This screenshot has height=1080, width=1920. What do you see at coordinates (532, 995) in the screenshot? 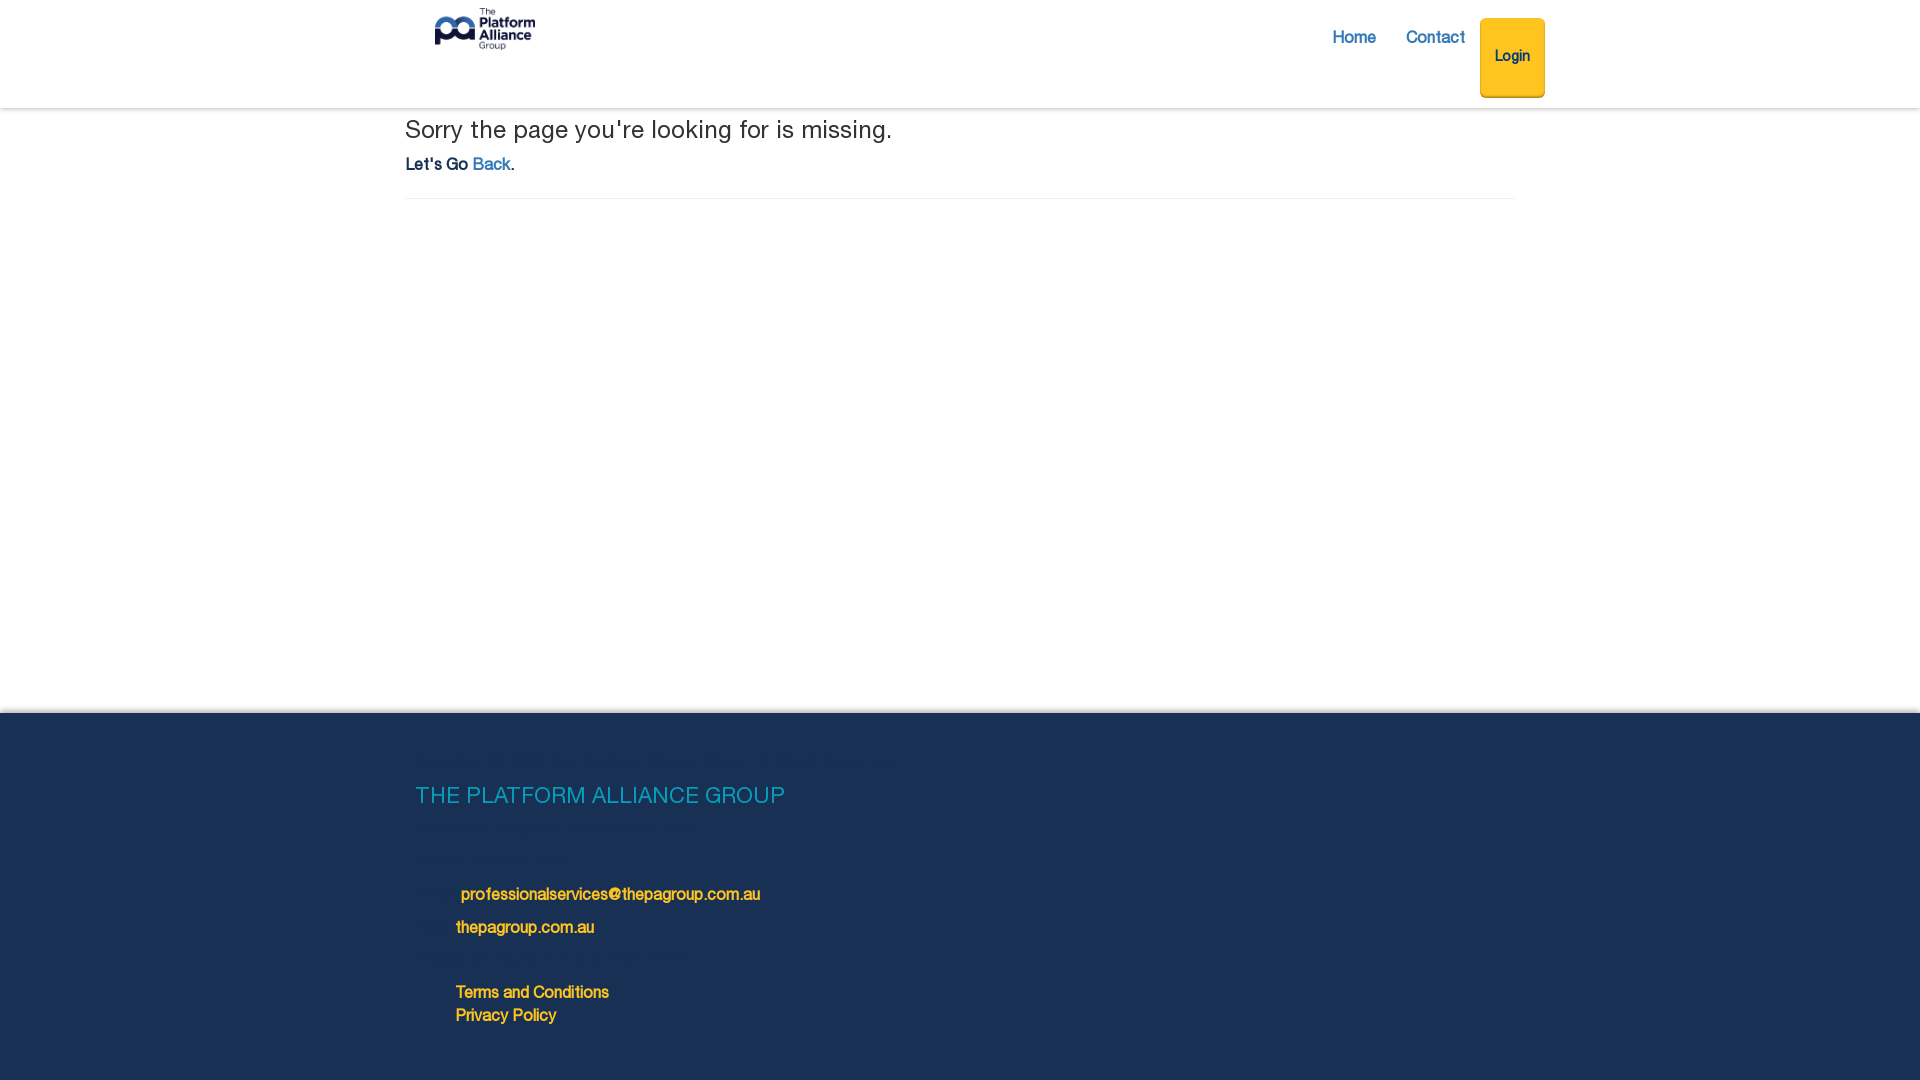
I see `'Terms and Conditions'` at bounding box center [532, 995].